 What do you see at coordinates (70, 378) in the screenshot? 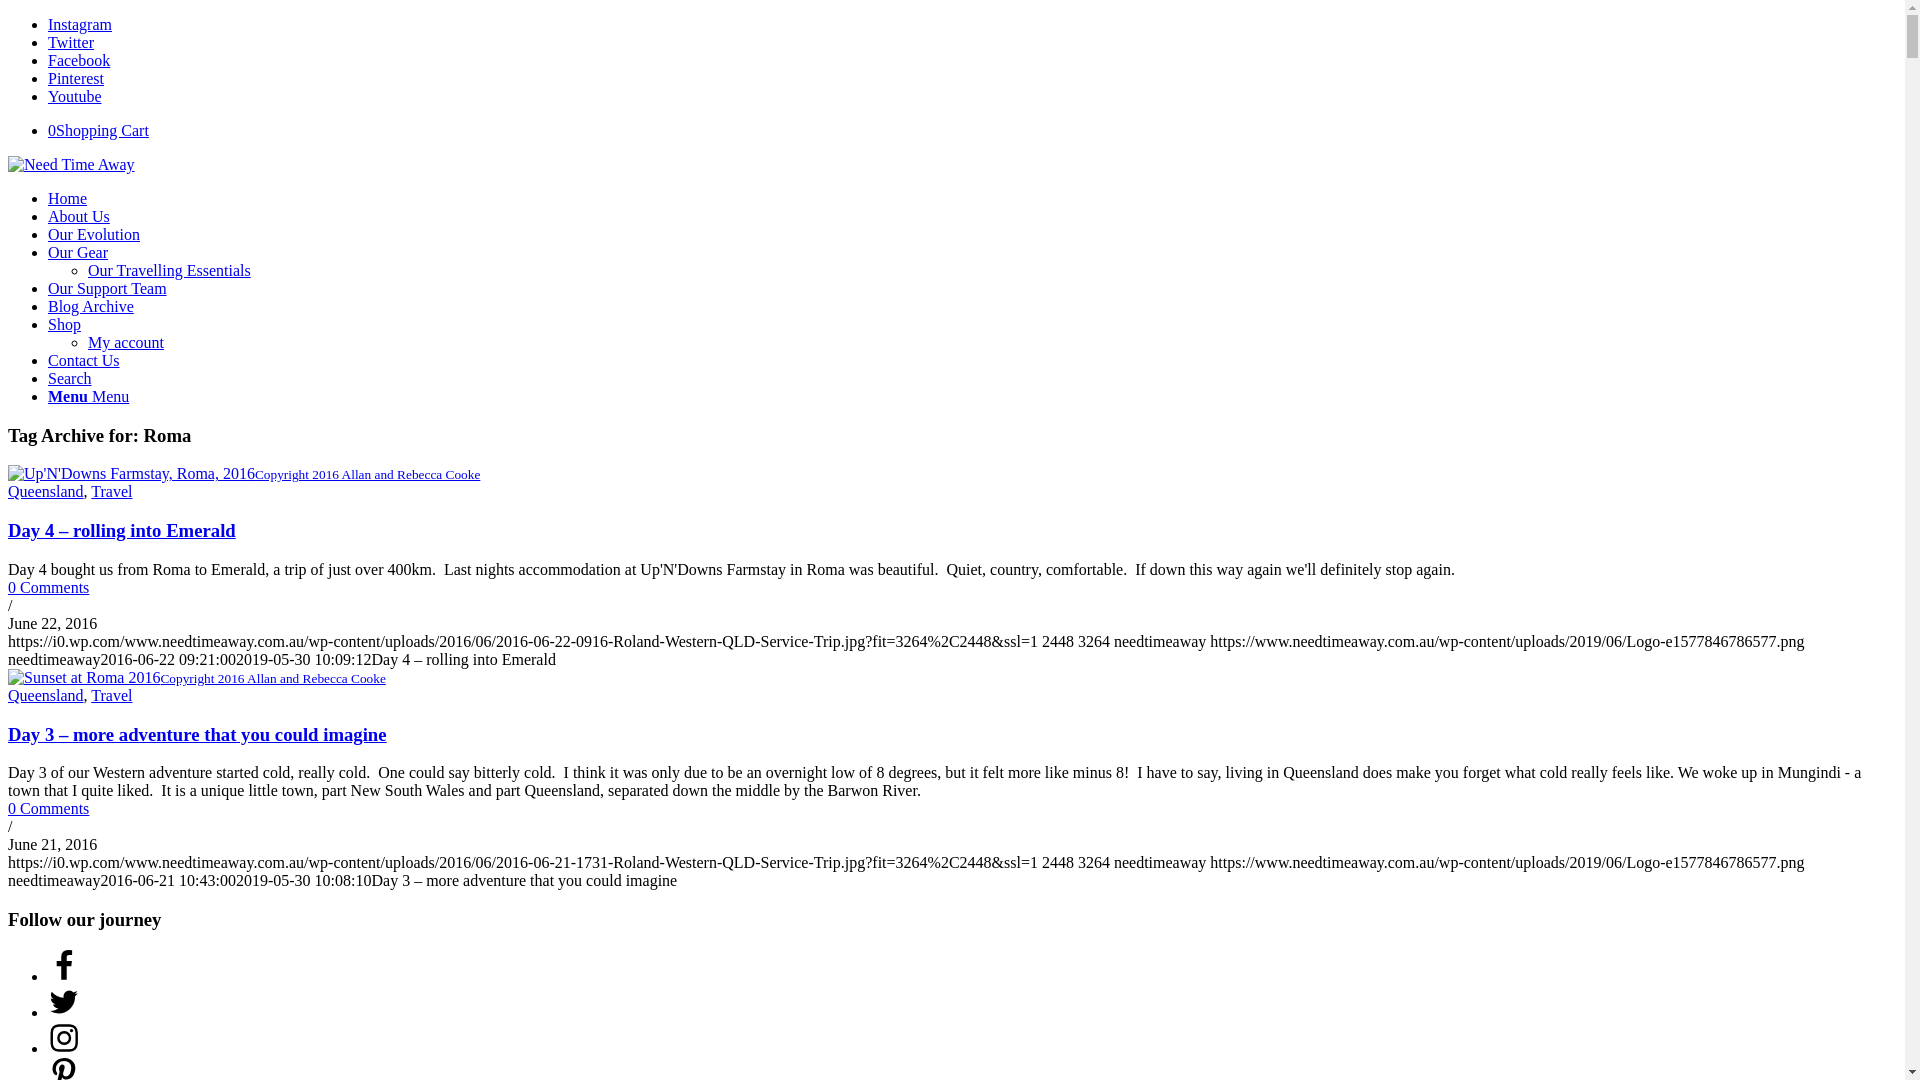
I see `'Search'` at bounding box center [70, 378].